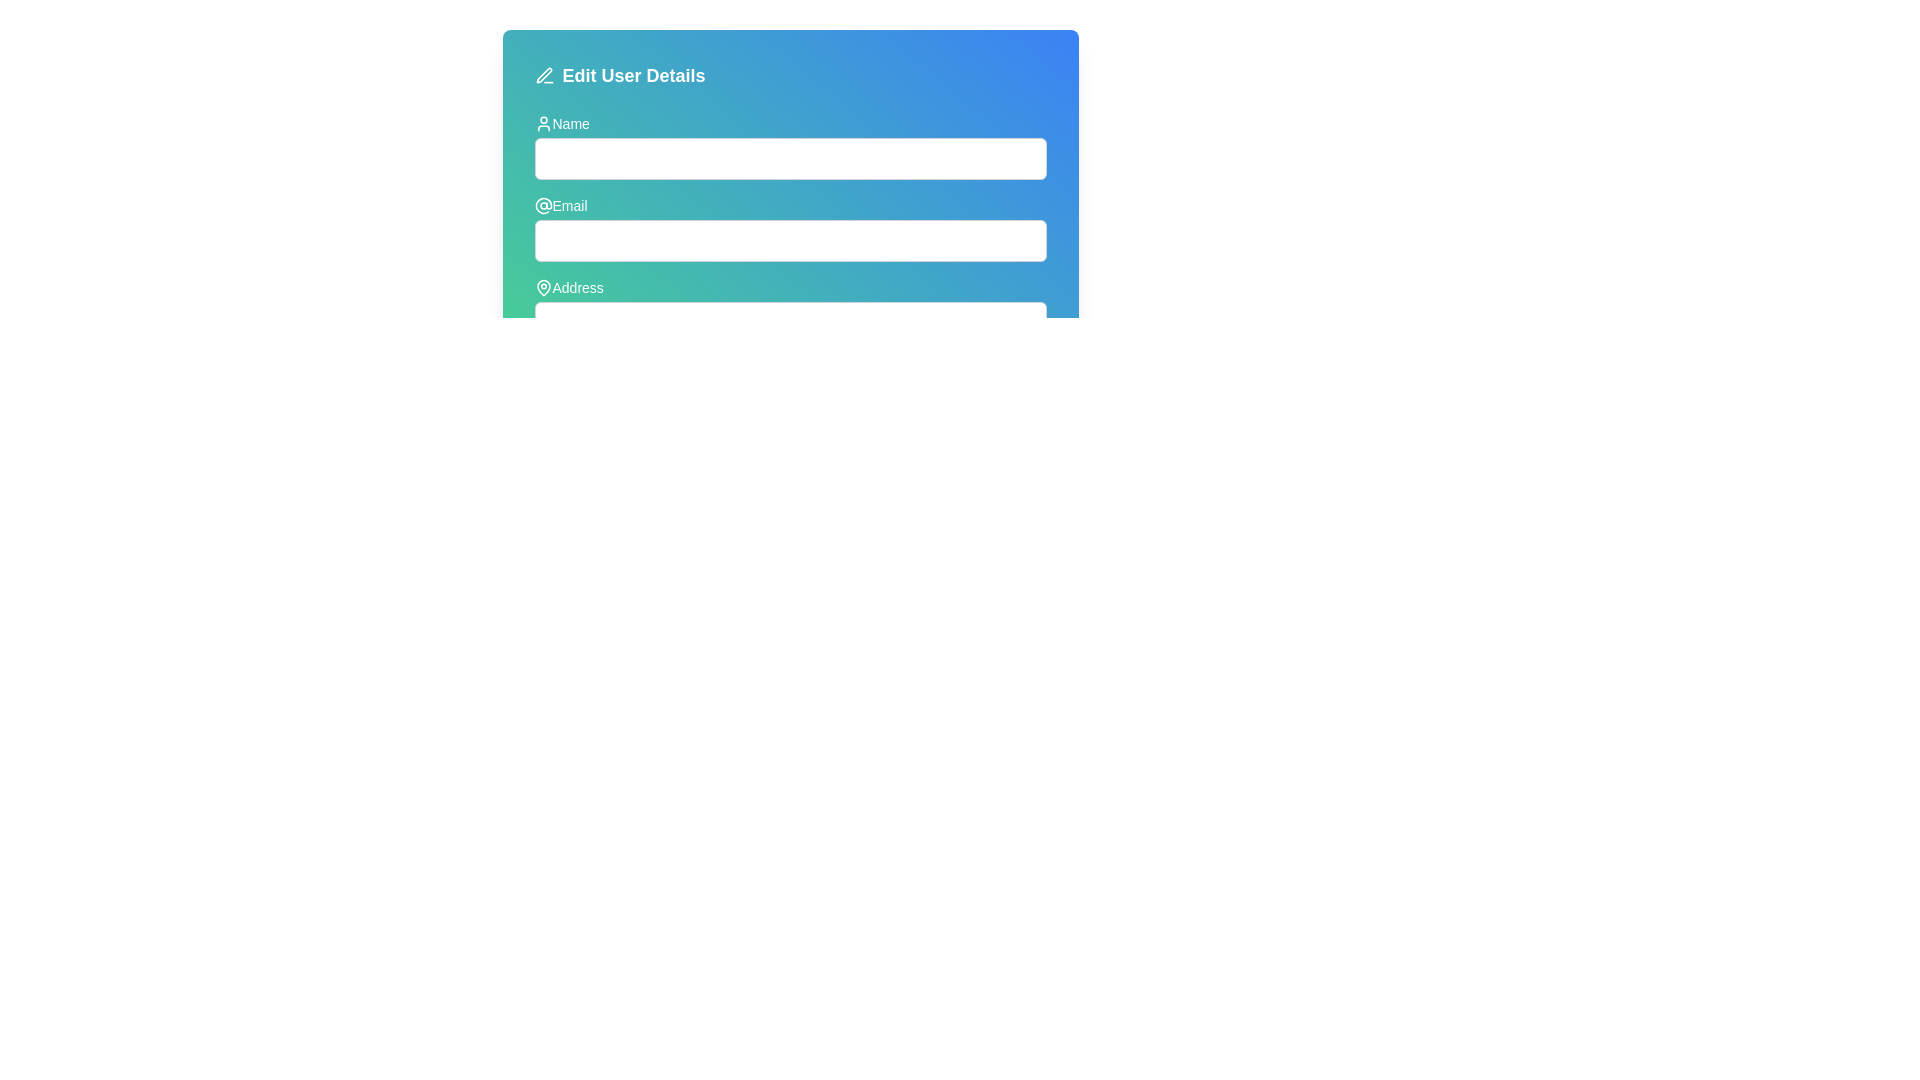 The image size is (1920, 1080). What do you see at coordinates (543, 288) in the screenshot?
I see `the location pin icon, which is styled using SVG graphics and is positioned to the left of the 'Address' text in the 'Edit User Details' form` at bounding box center [543, 288].